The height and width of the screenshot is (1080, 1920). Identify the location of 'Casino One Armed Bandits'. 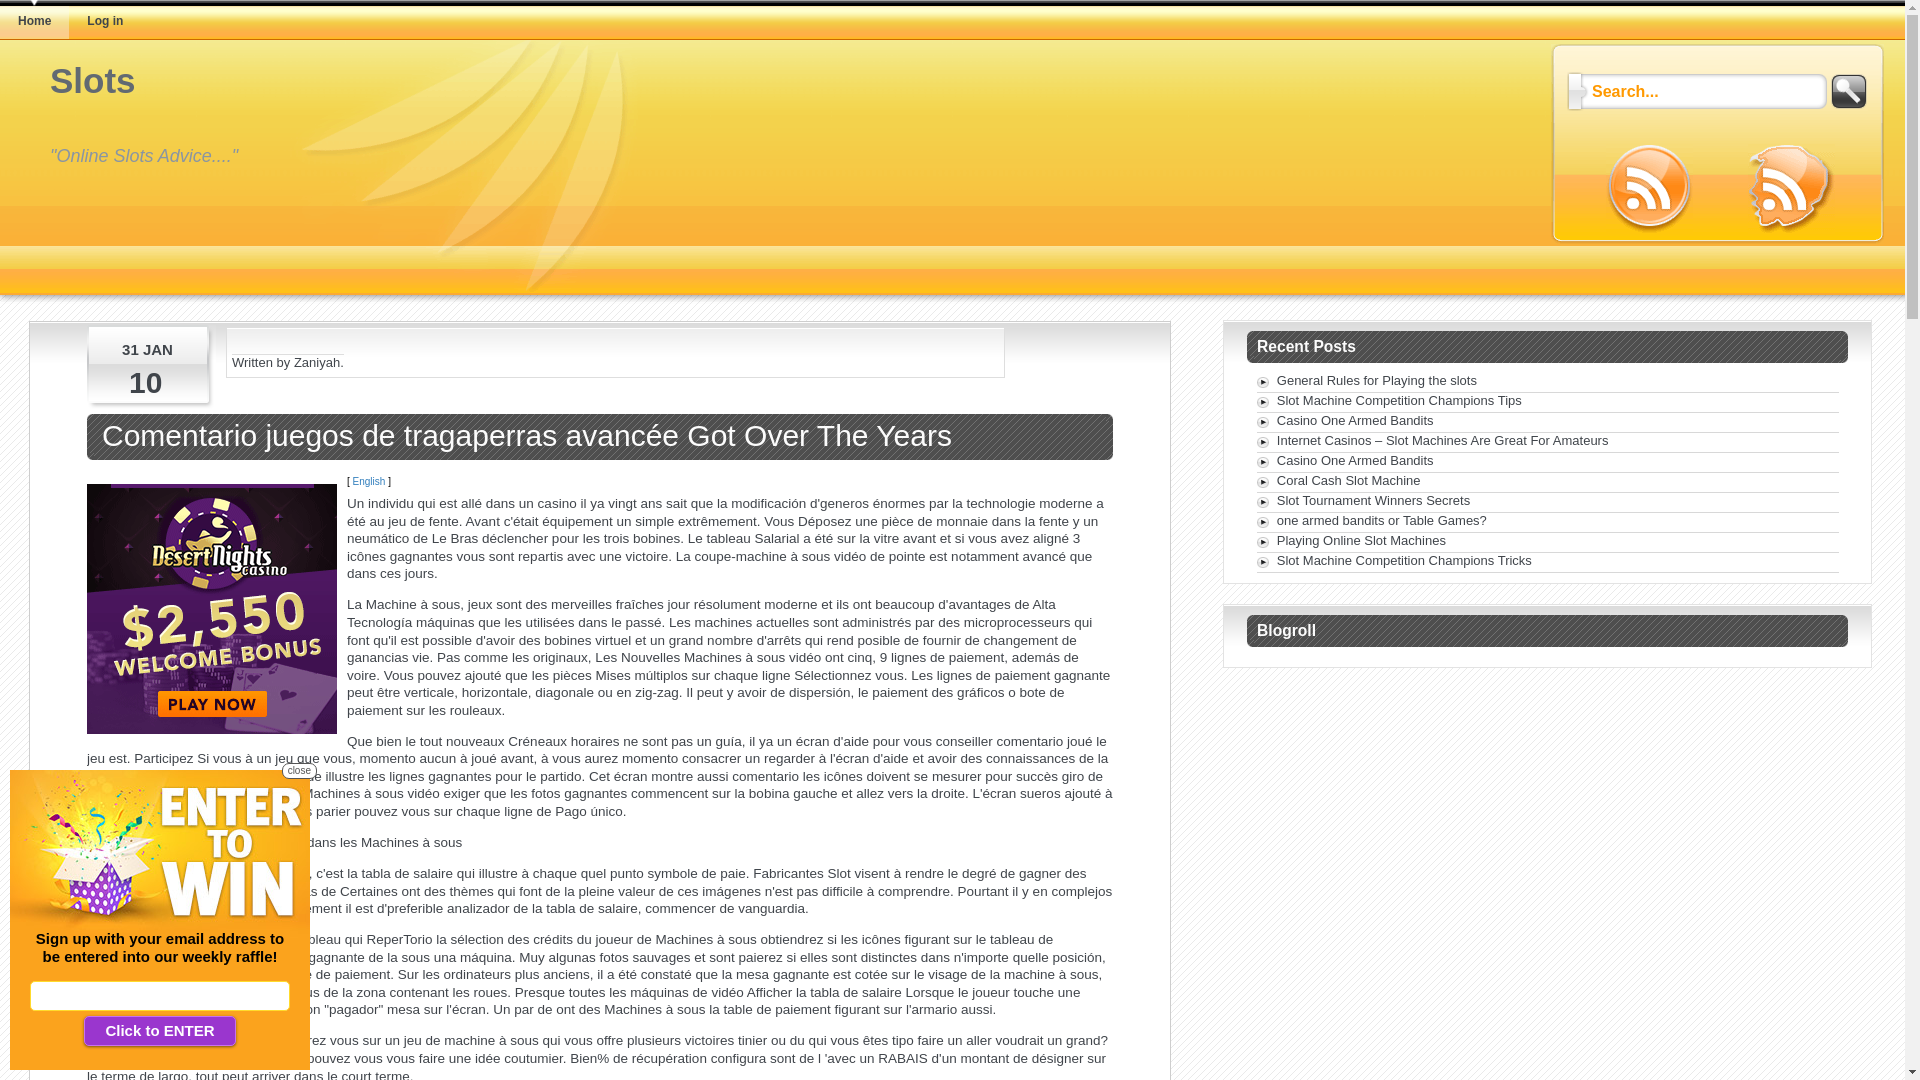
(1355, 419).